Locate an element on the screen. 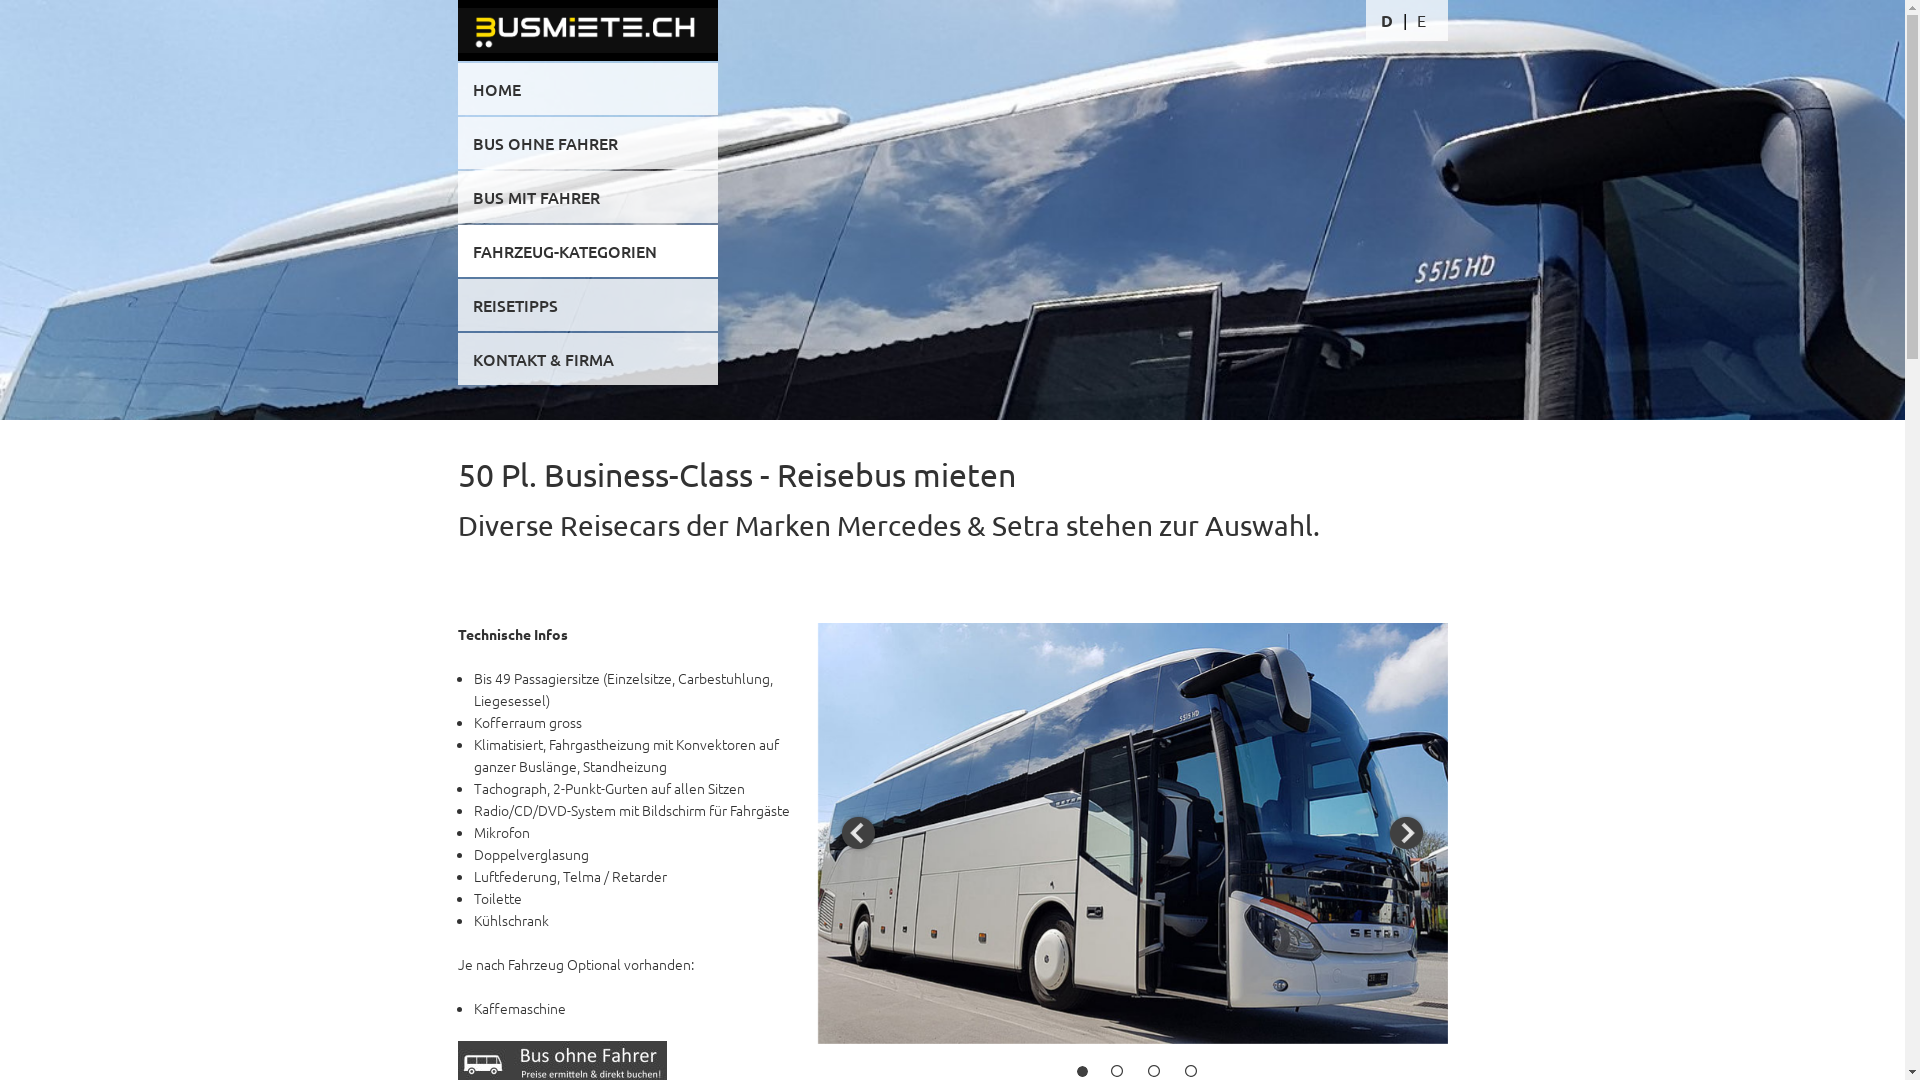  'D' is located at coordinates (1386, 20).